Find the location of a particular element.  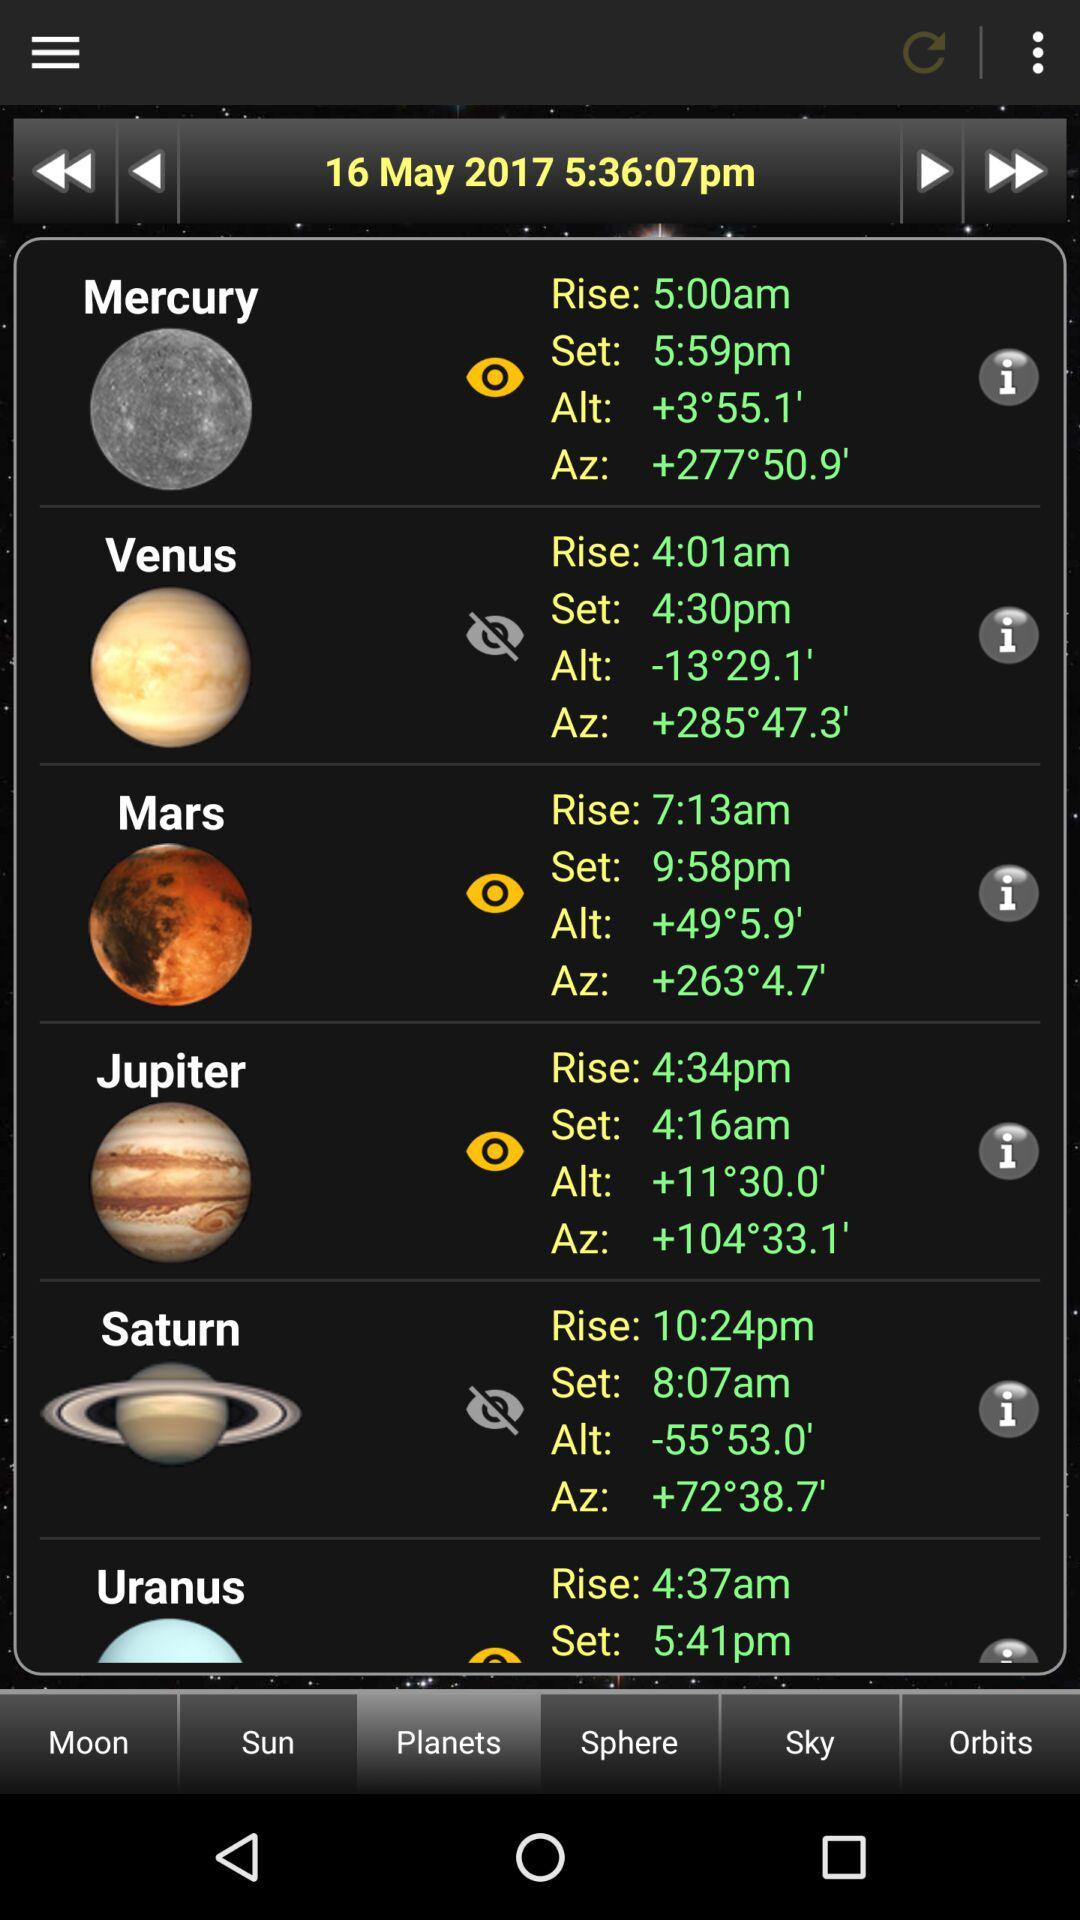

notification is located at coordinates (1008, 891).